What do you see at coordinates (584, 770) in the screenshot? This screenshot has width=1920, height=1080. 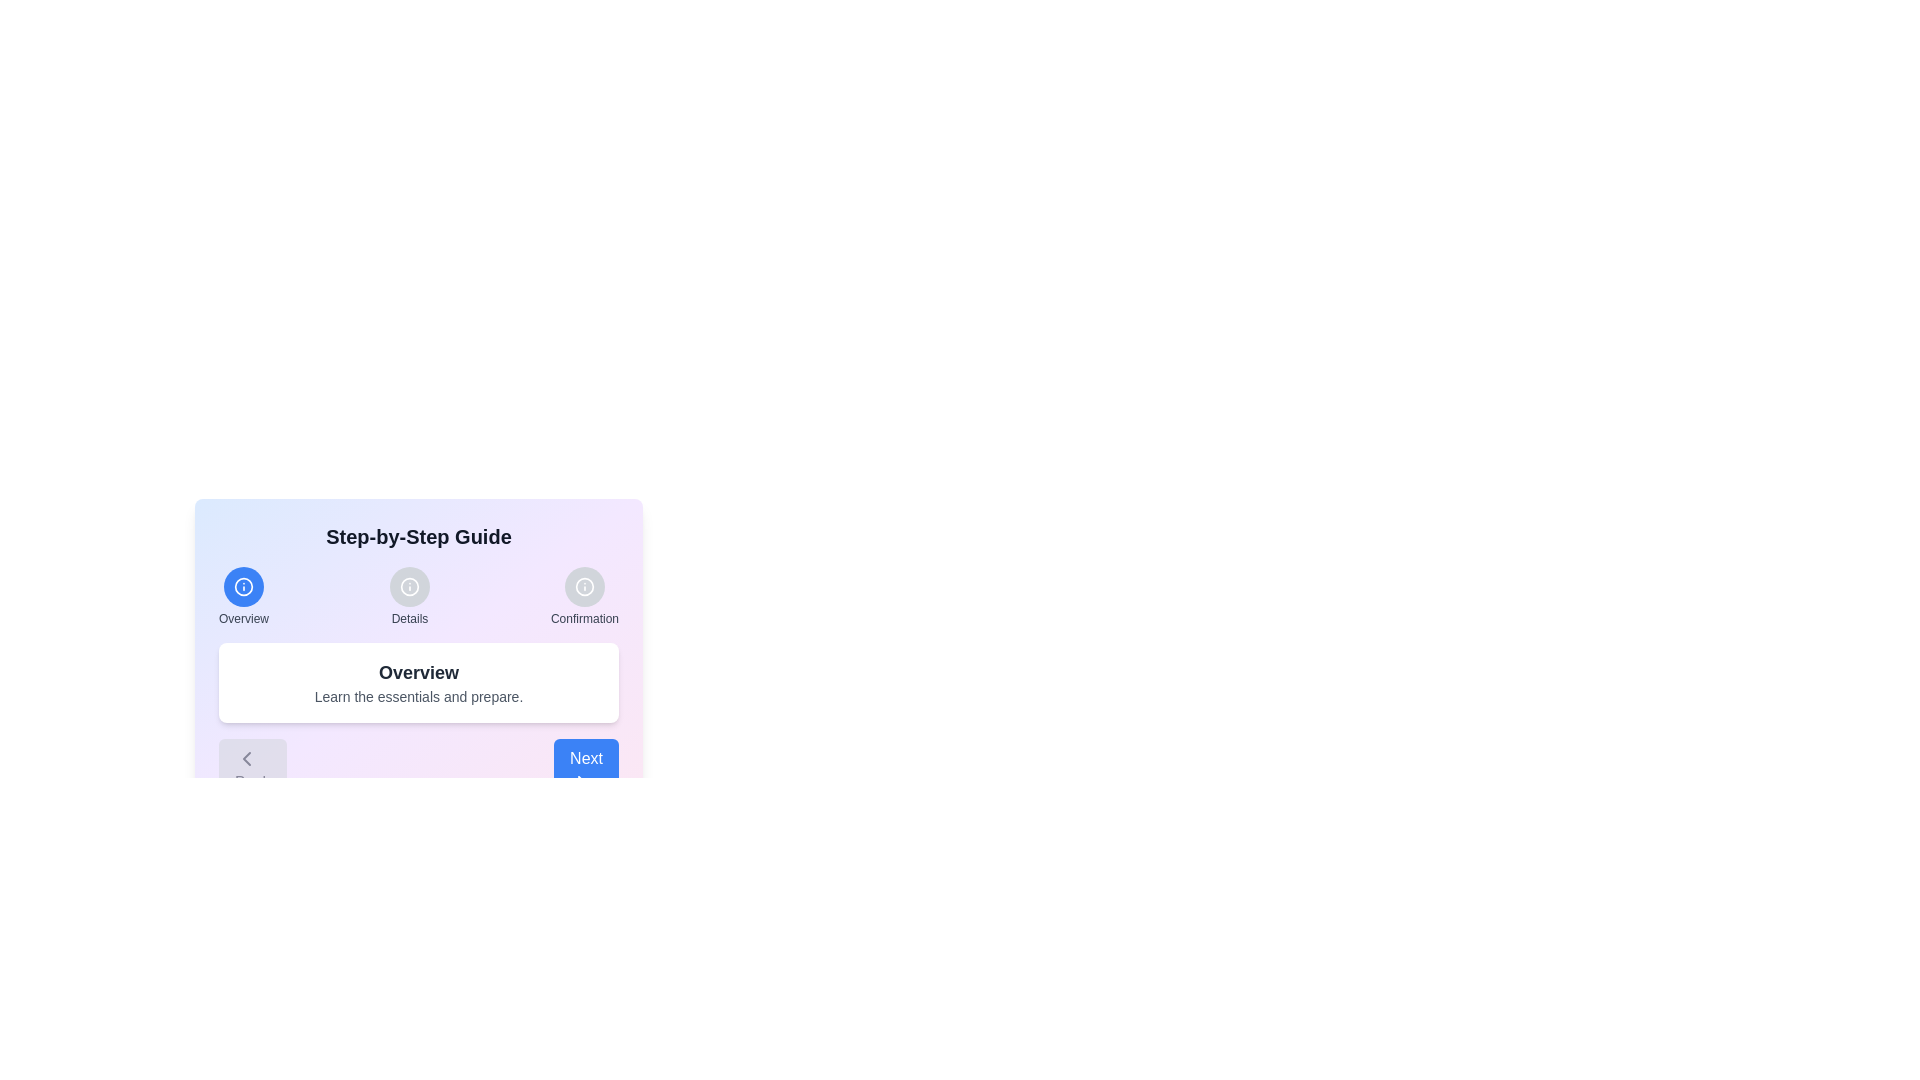 I see `'Next' button to navigate to the next step` at bounding box center [584, 770].